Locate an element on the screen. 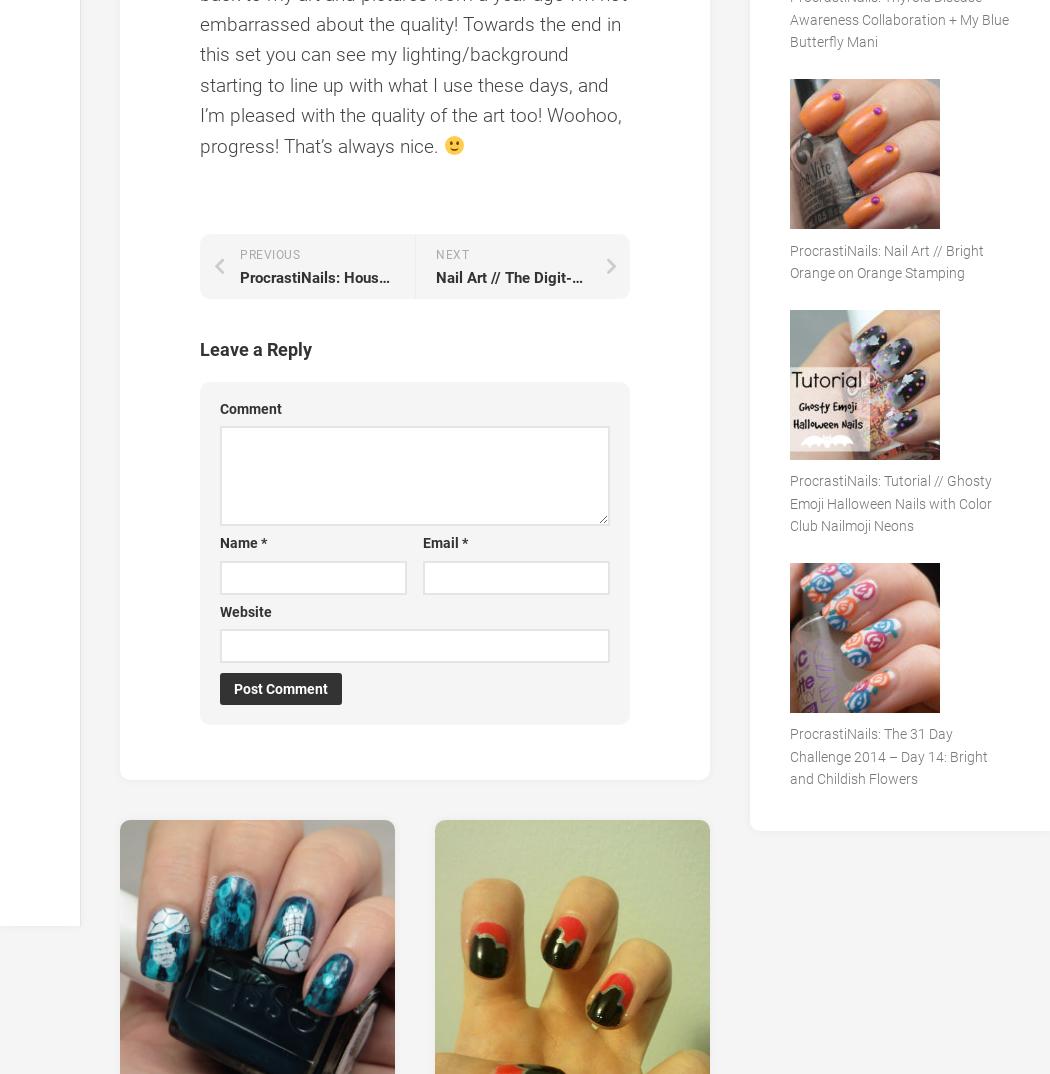 This screenshot has width=1050, height=1074. 'Email' is located at coordinates (440, 542).